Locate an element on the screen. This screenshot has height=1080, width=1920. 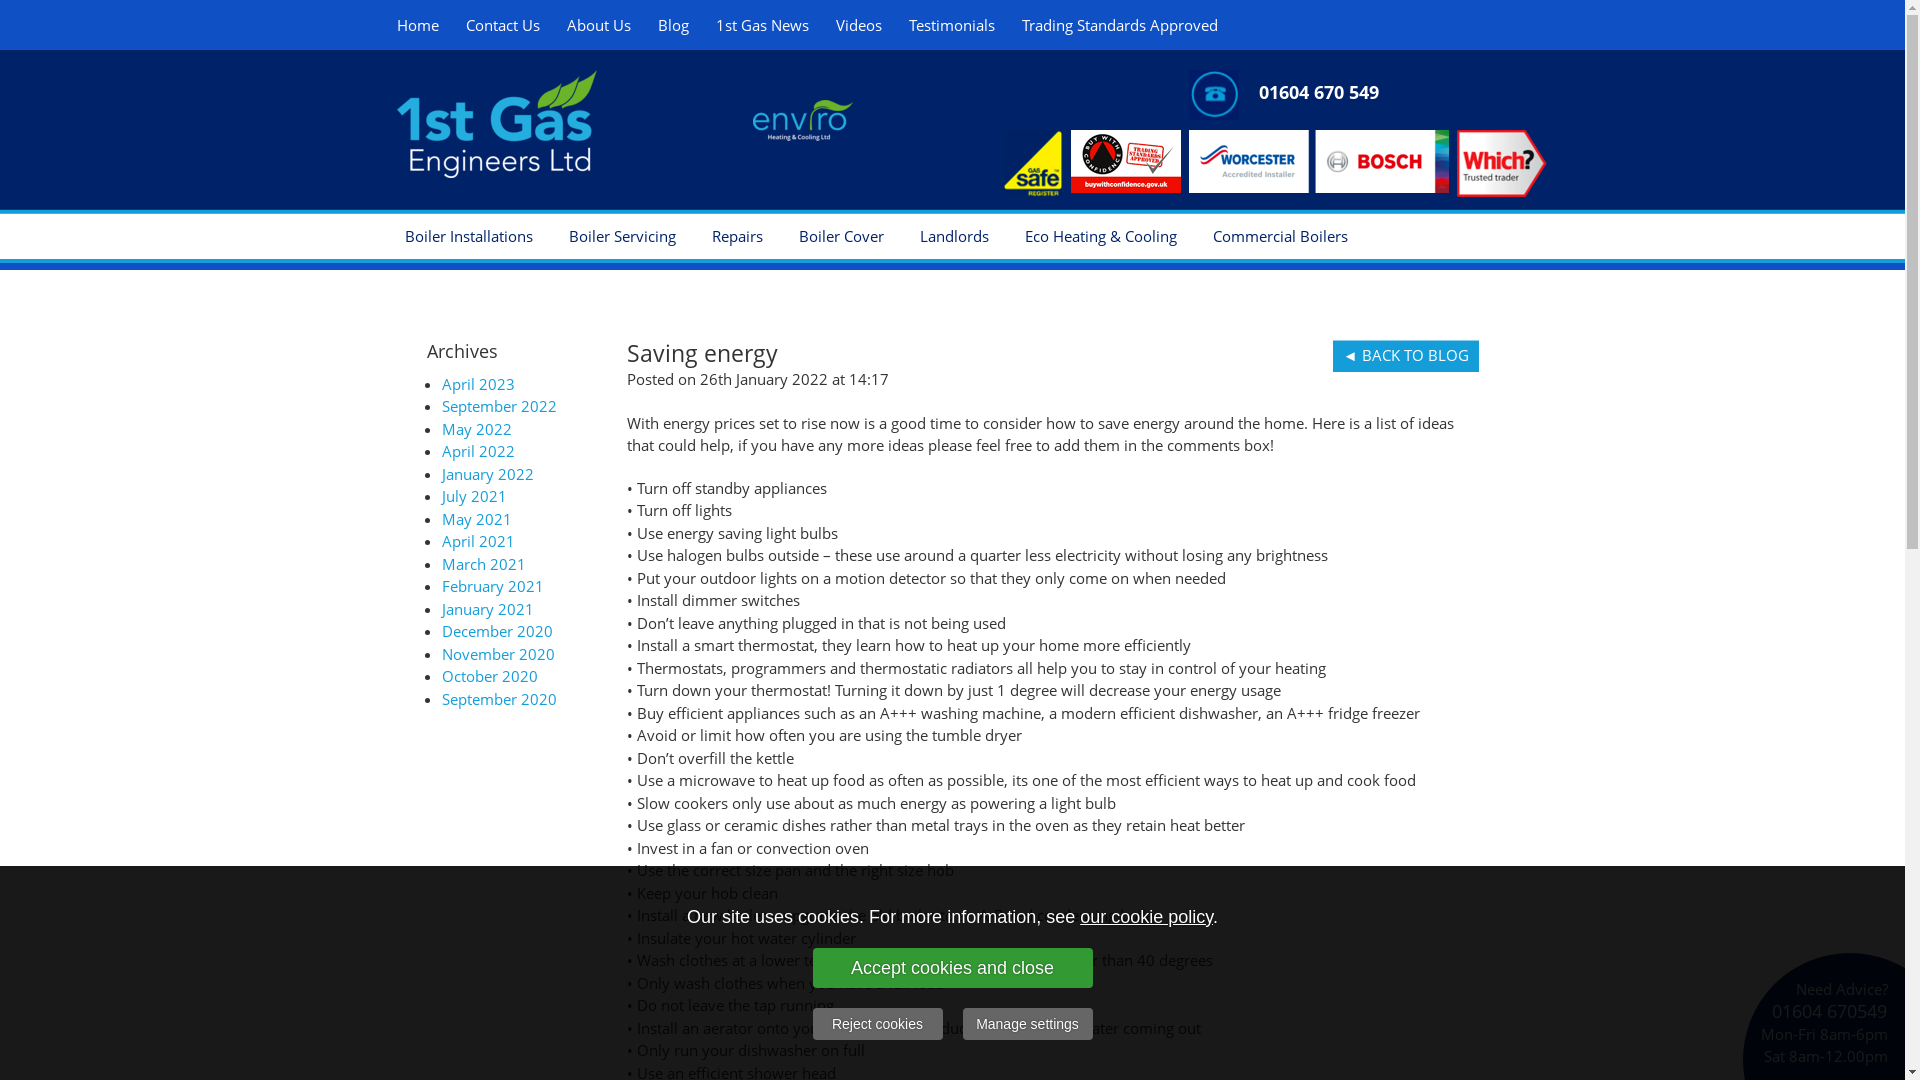
'Testimonials' is located at coordinates (949, 24).